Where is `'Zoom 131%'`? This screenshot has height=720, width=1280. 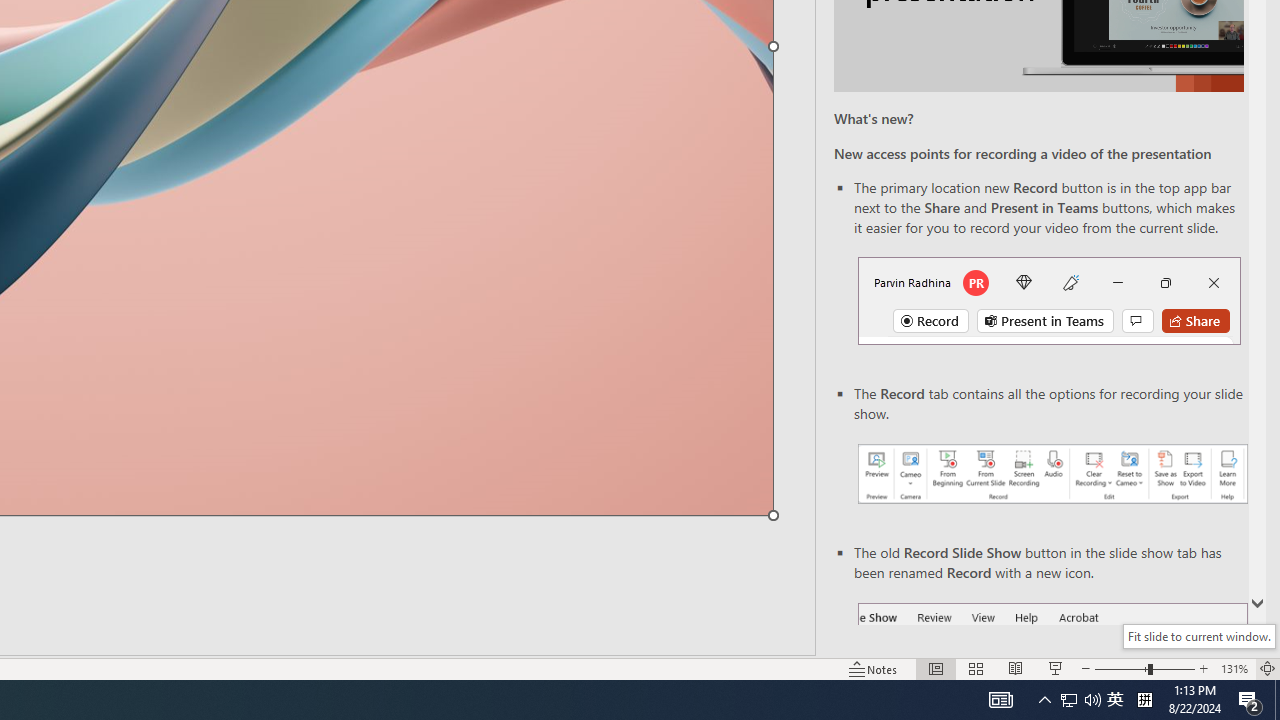
'Zoom 131%' is located at coordinates (1233, 669).